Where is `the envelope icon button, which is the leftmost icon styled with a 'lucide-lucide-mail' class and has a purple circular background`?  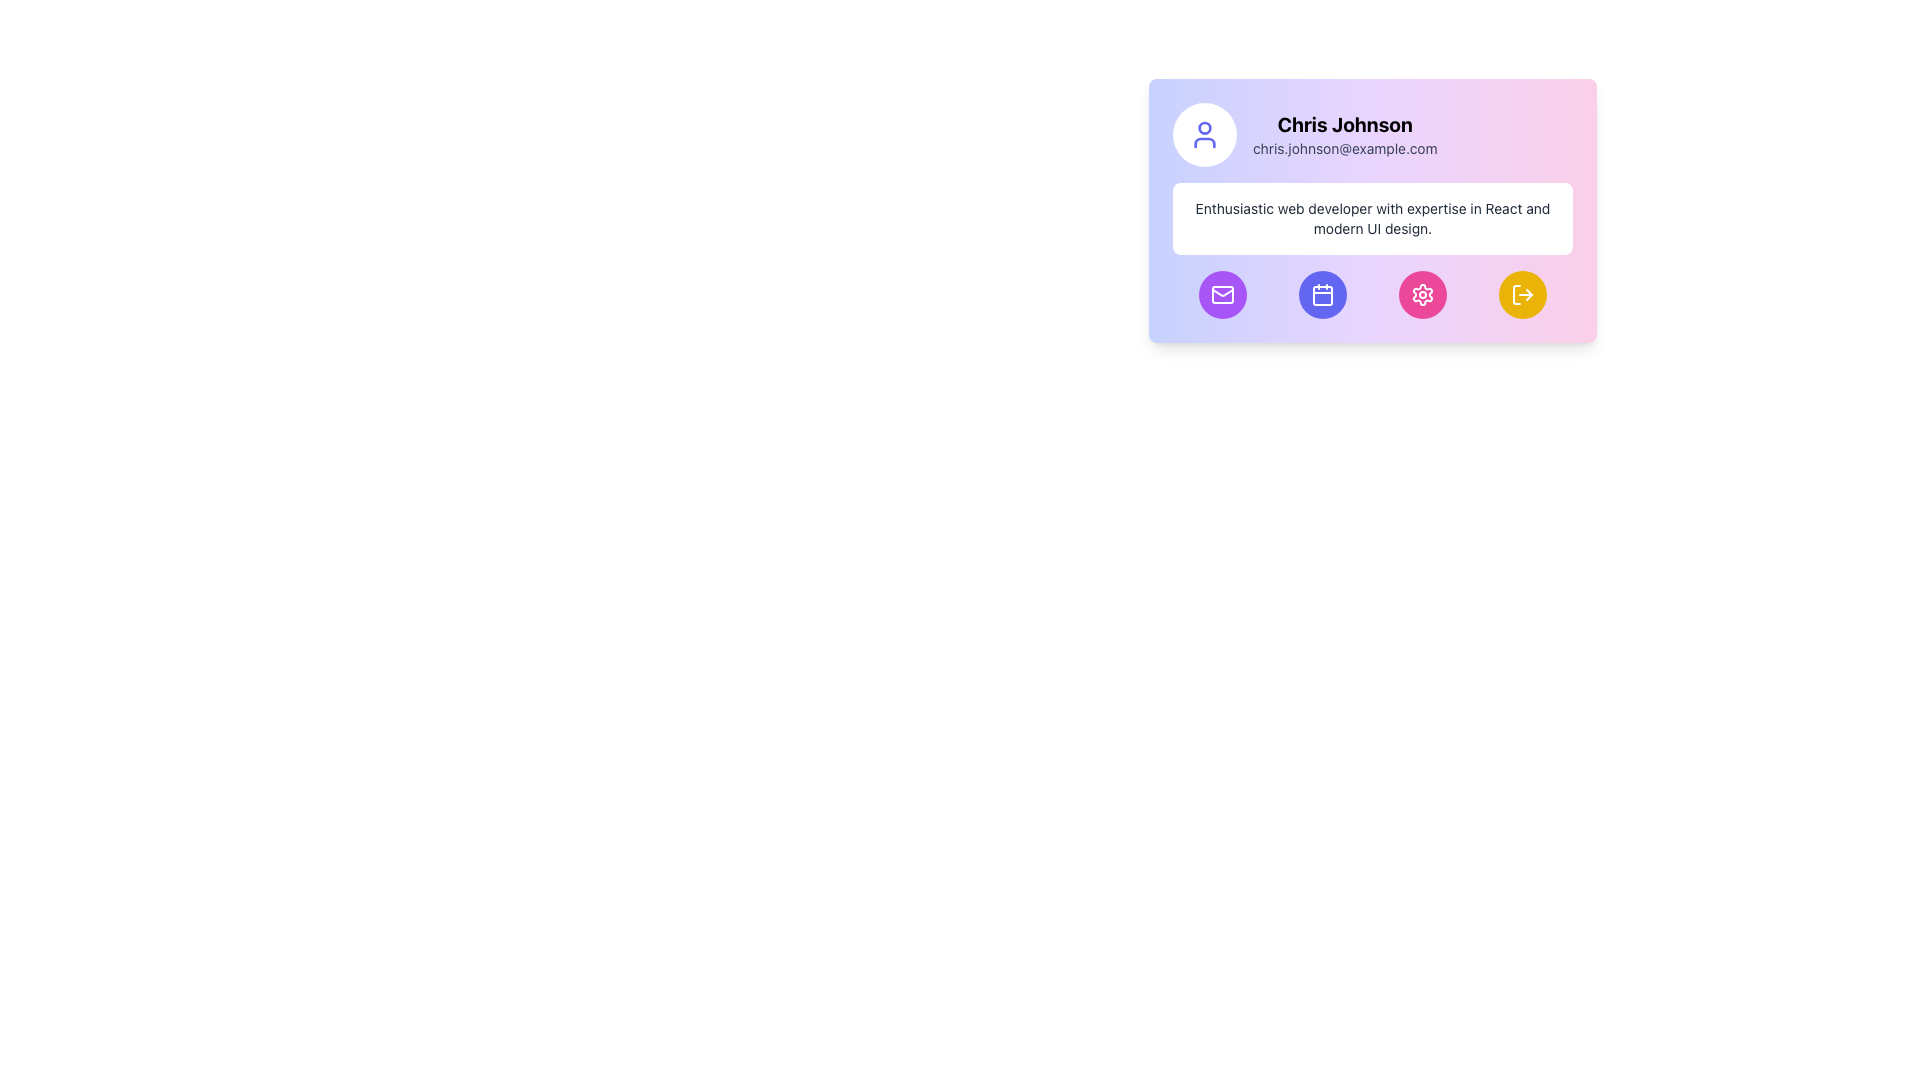
the envelope icon button, which is the leftmost icon styled with a 'lucide-lucide-mail' class and has a purple circular background is located at coordinates (1222, 294).